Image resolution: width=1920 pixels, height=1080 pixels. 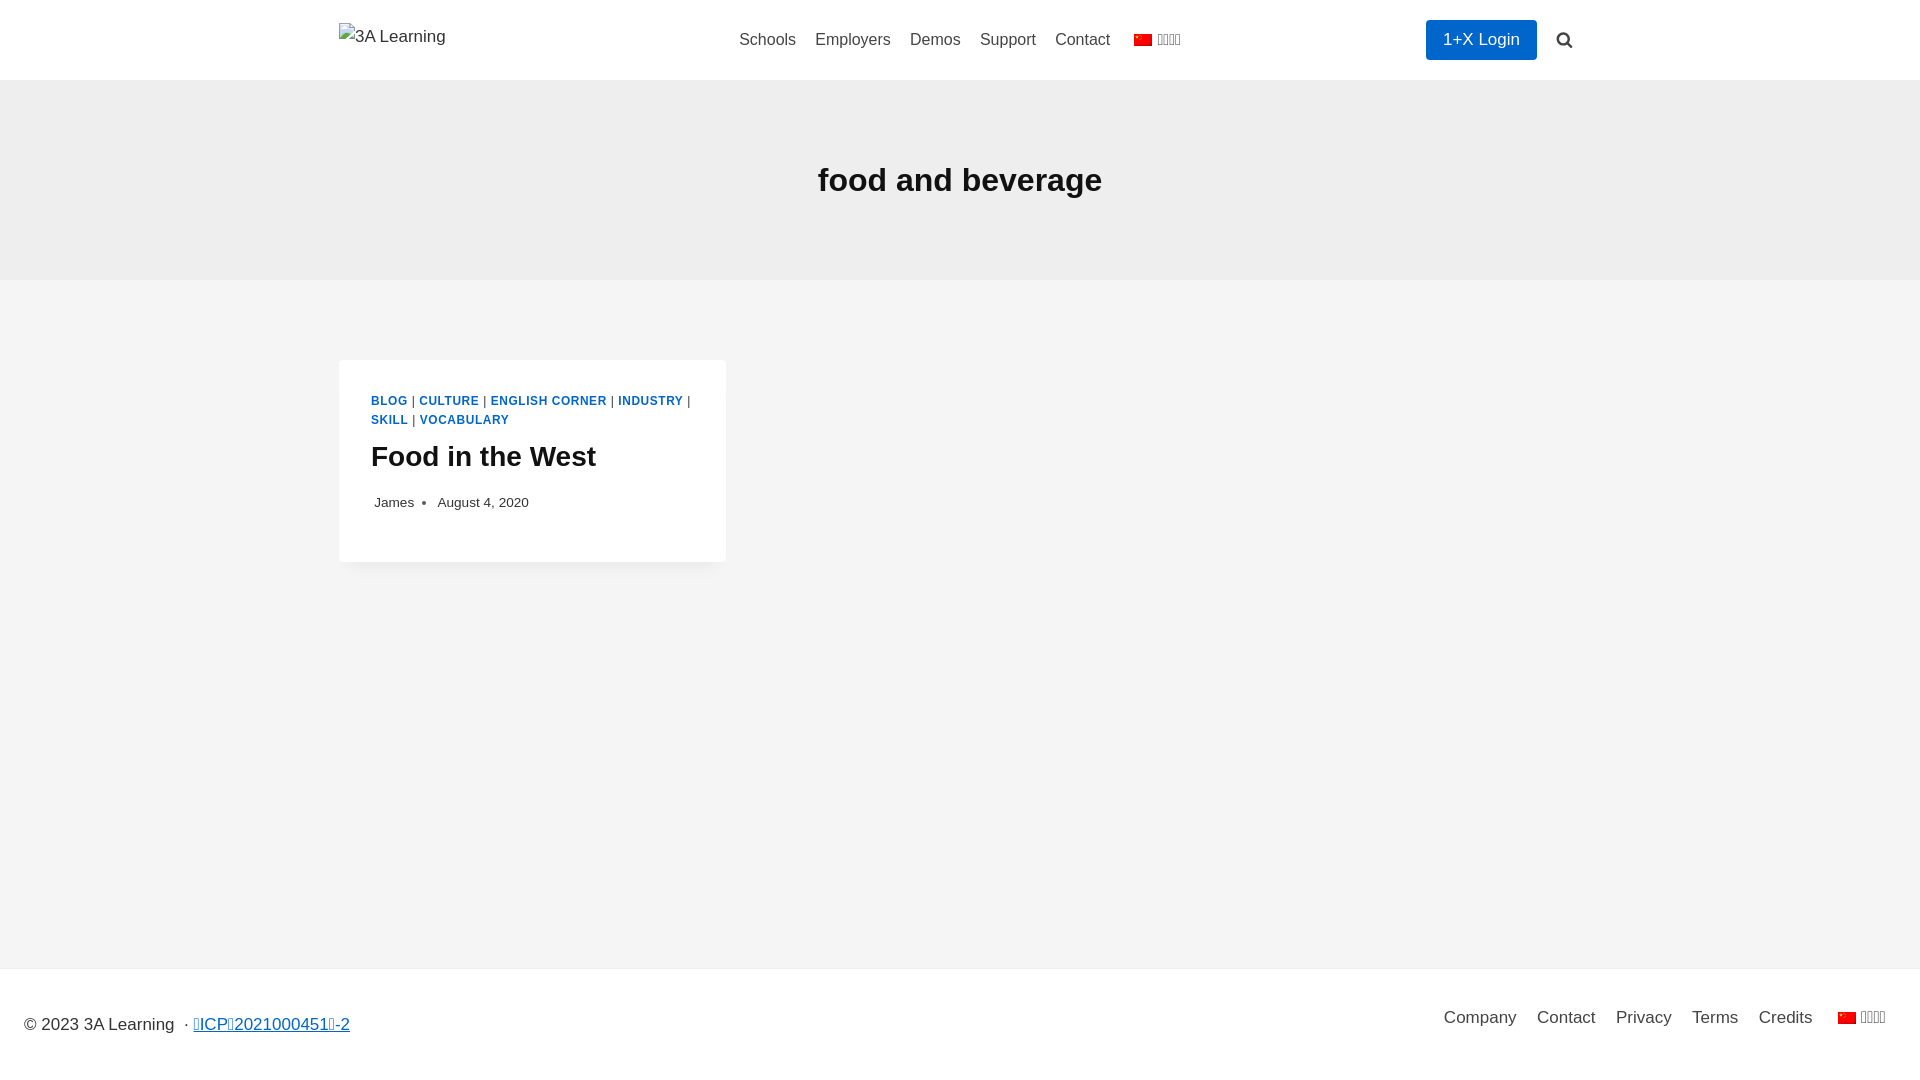 I want to click on 'Employers', so click(x=853, y=40).